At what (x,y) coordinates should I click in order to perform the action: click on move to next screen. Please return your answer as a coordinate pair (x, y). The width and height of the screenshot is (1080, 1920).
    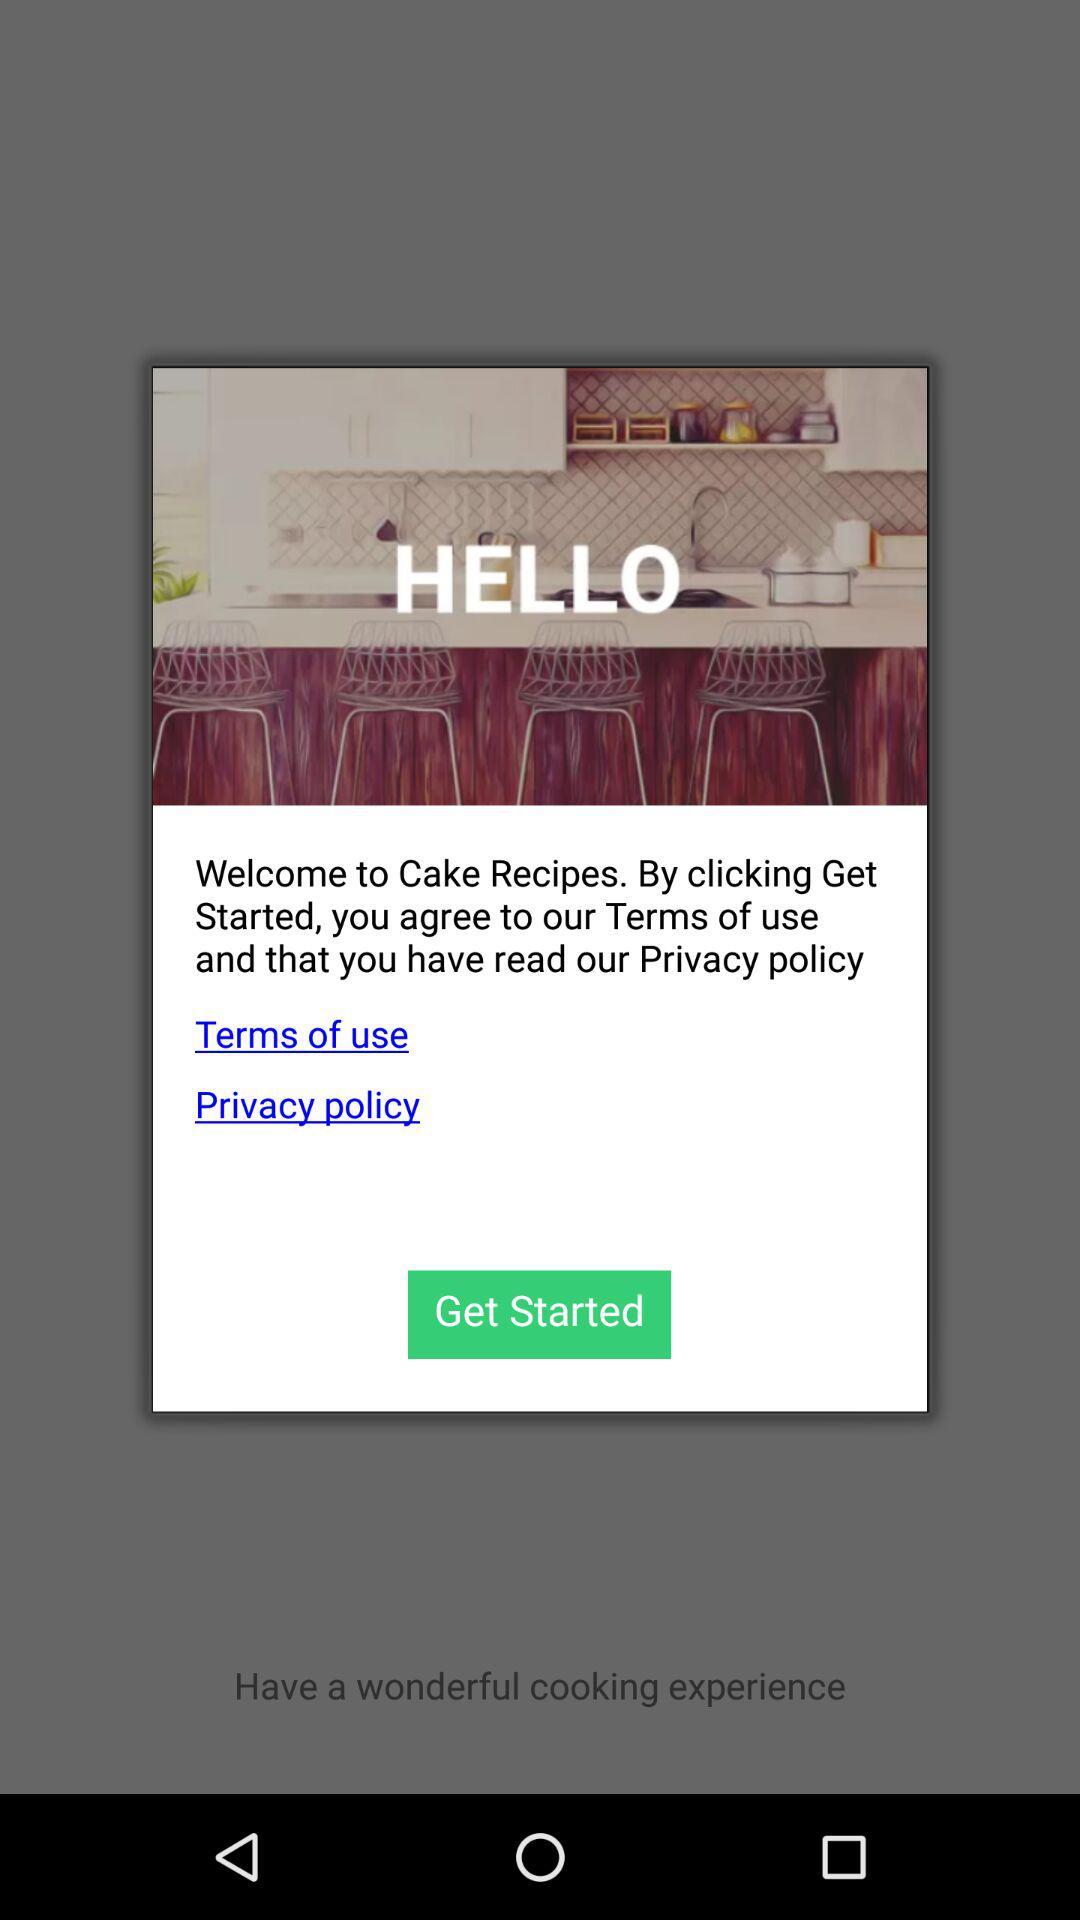
    Looking at the image, I should click on (538, 1314).